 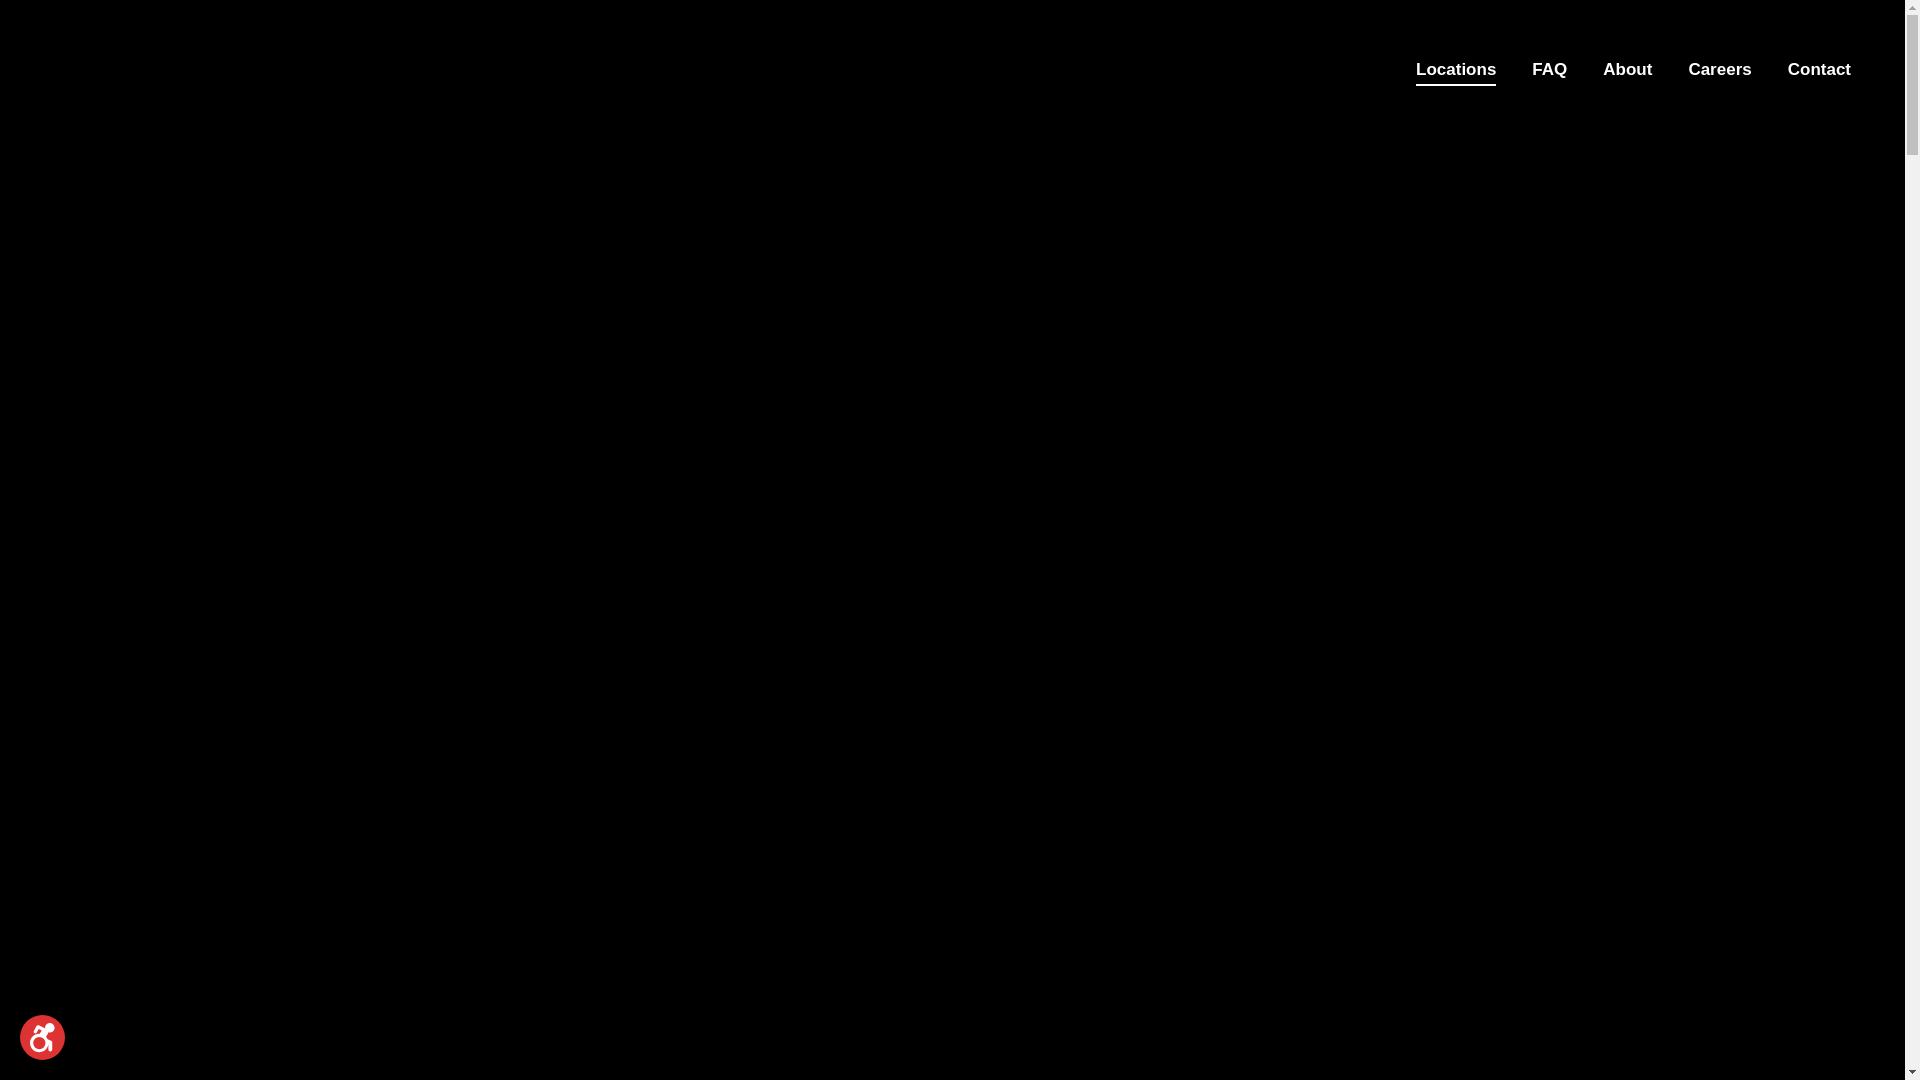 What do you see at coordinates (1455, 68) in the screenshot?
I see `'Locations'` at bounding box center [1455, 68].